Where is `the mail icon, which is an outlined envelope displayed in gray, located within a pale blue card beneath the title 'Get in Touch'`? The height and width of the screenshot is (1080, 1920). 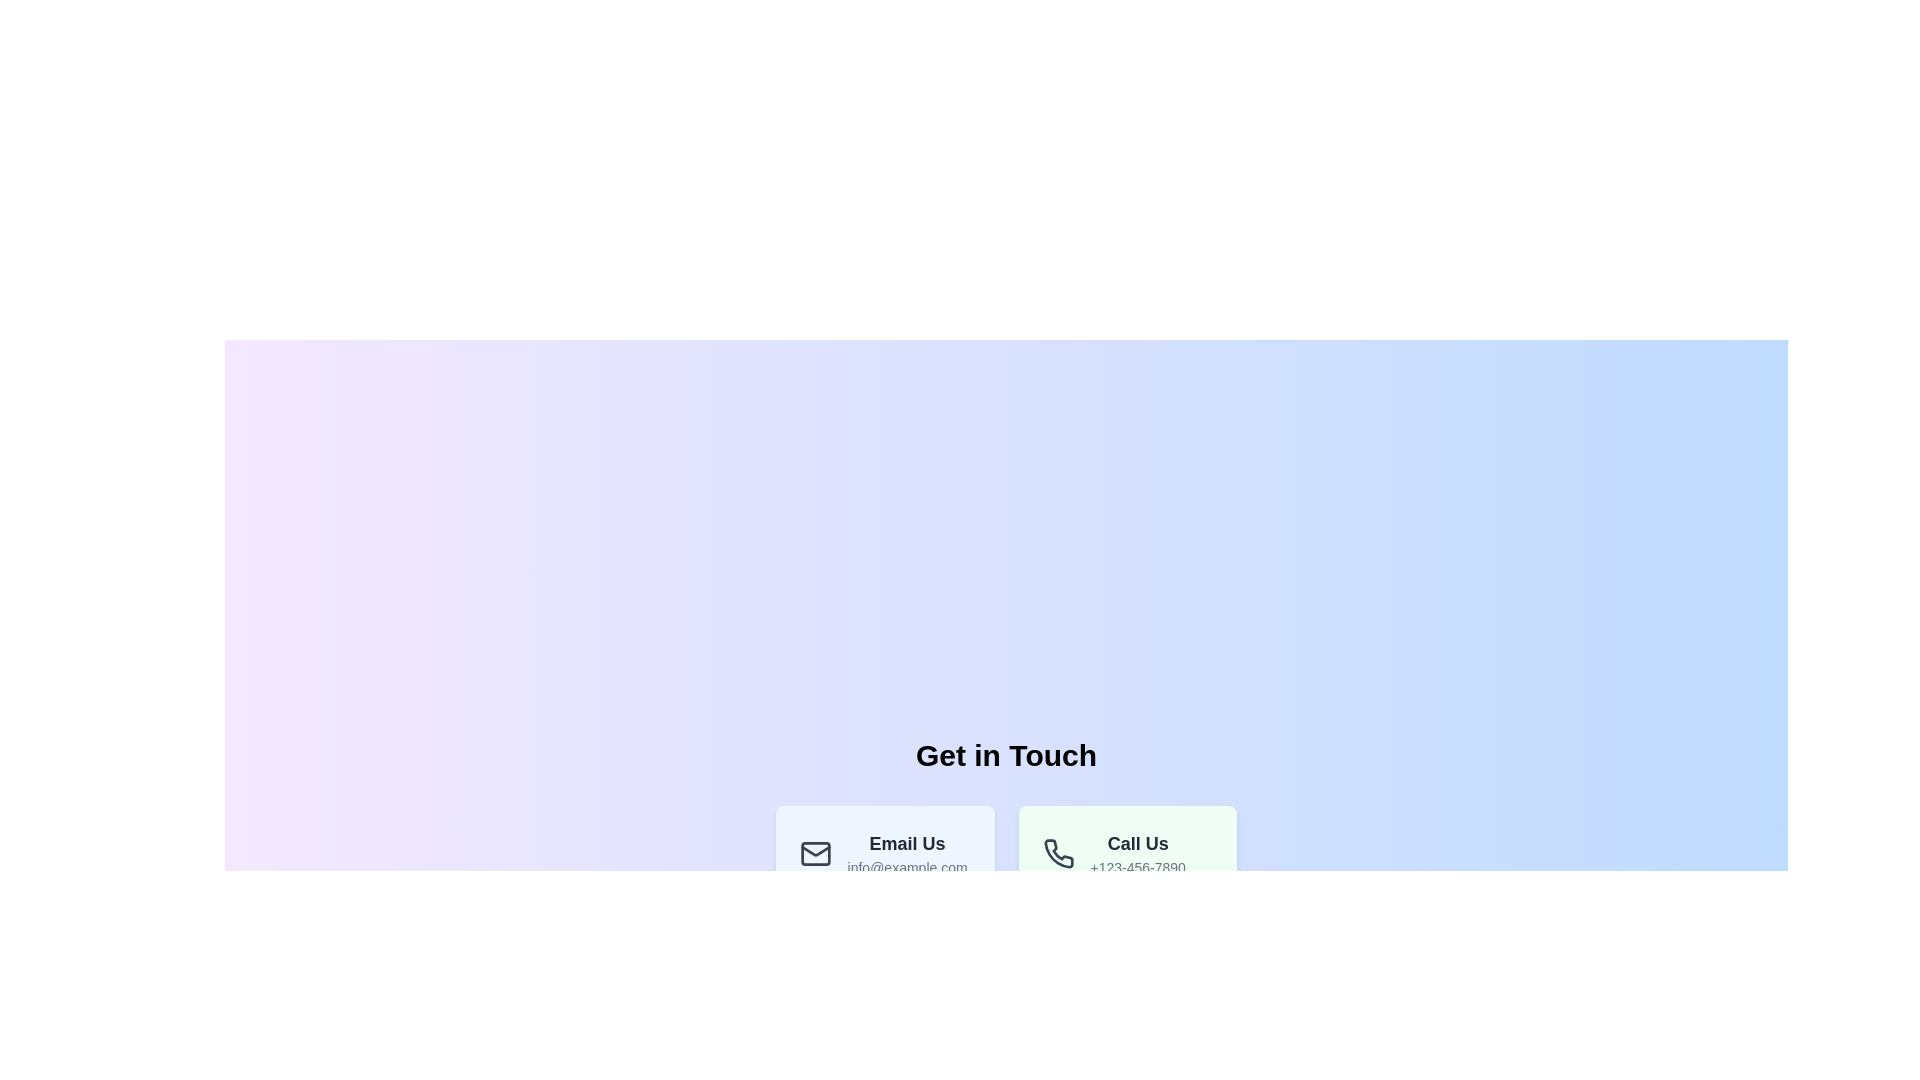
the mail icon, which is an outlined envelope displayed in gray, located within a pale blue card beneath the title 'Get in Touch' is located at coordinates (815, 853).